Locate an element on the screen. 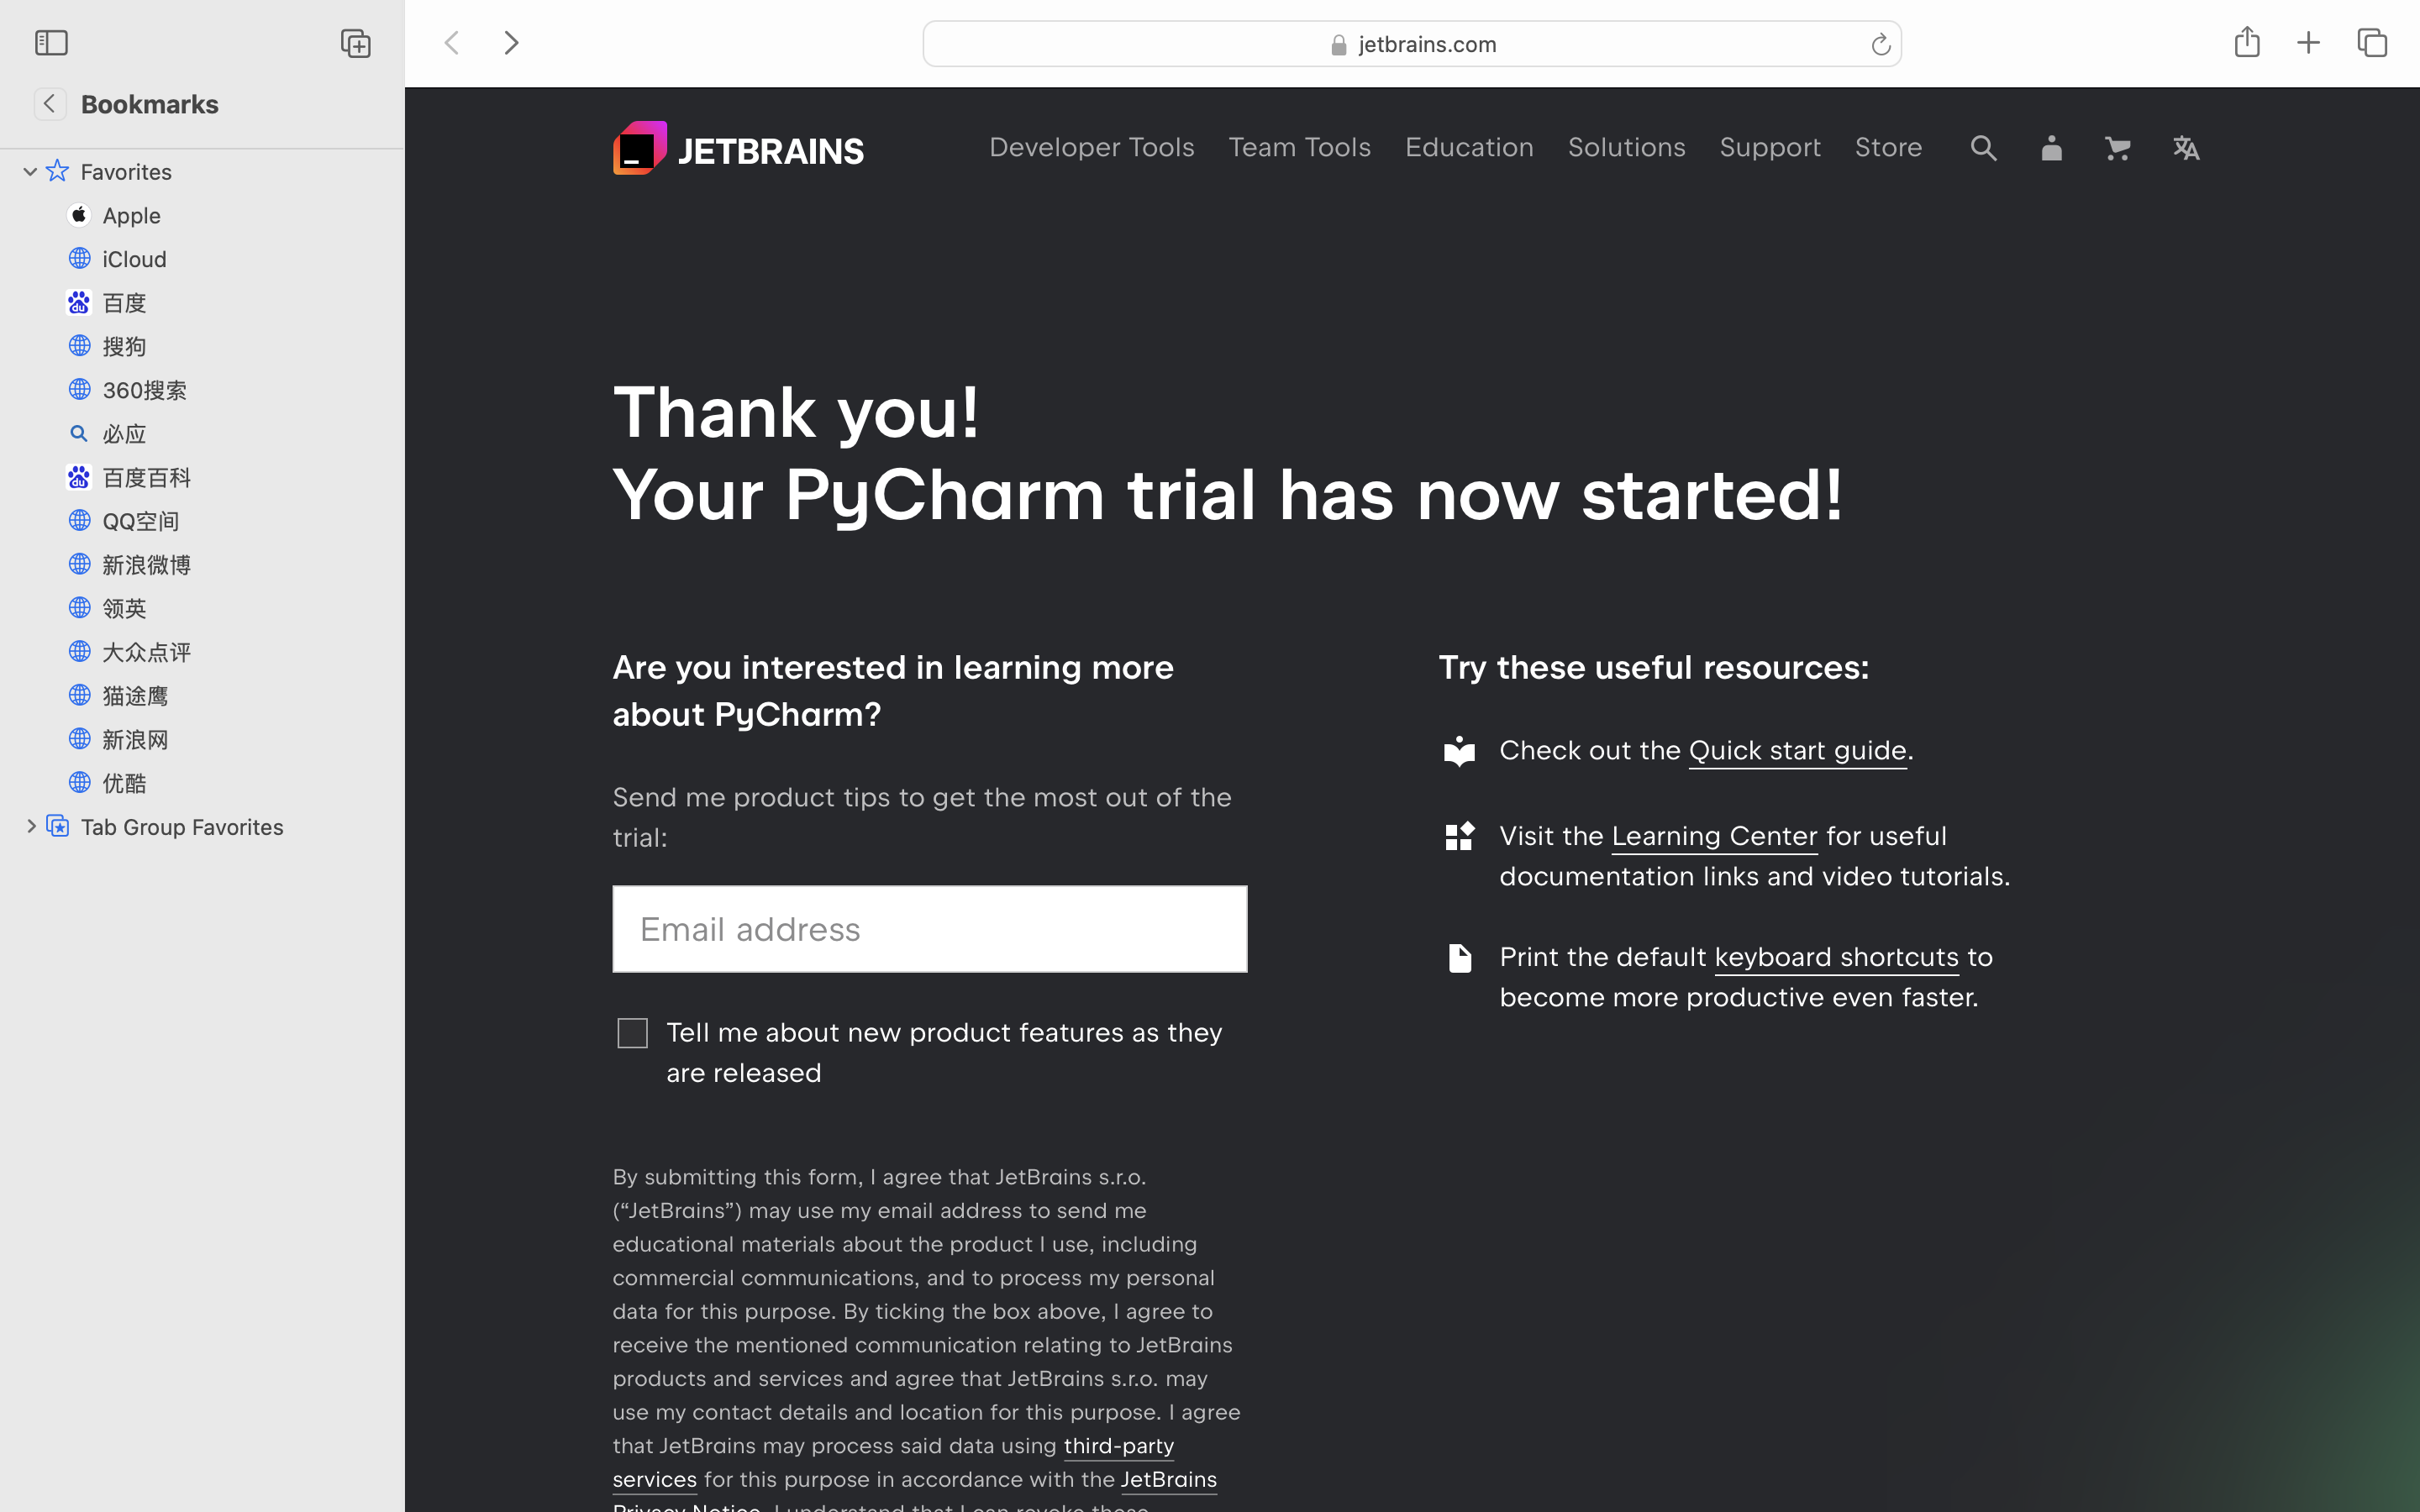 Image resolution: width=2420 pixels, height=1512 pixels. 'Try these useful resources:' is located at coordinates (1655, 665).